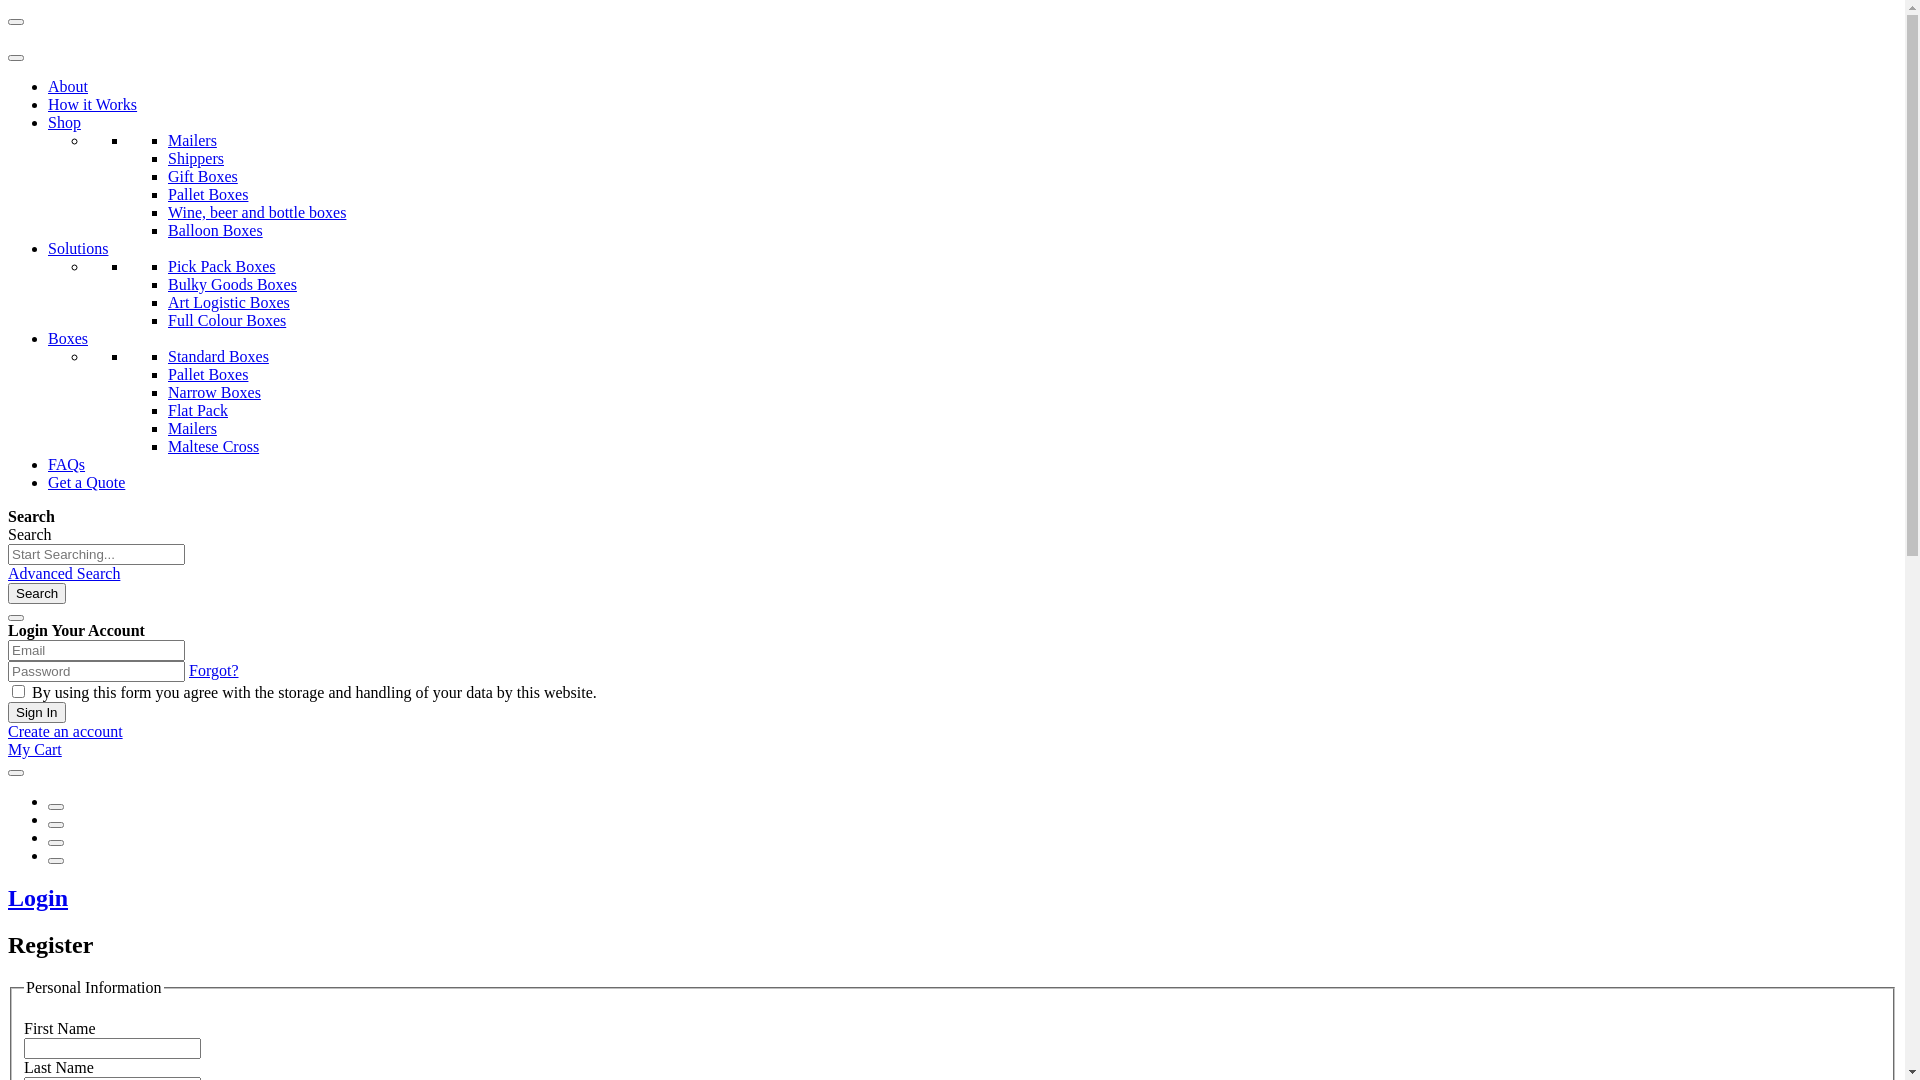 Image resolution: width=1920 pixels, height=1080 pixels. Describe the element at coordinates (214, 392) in the screenshot. I see `'Narrow Boxes'` at that location.